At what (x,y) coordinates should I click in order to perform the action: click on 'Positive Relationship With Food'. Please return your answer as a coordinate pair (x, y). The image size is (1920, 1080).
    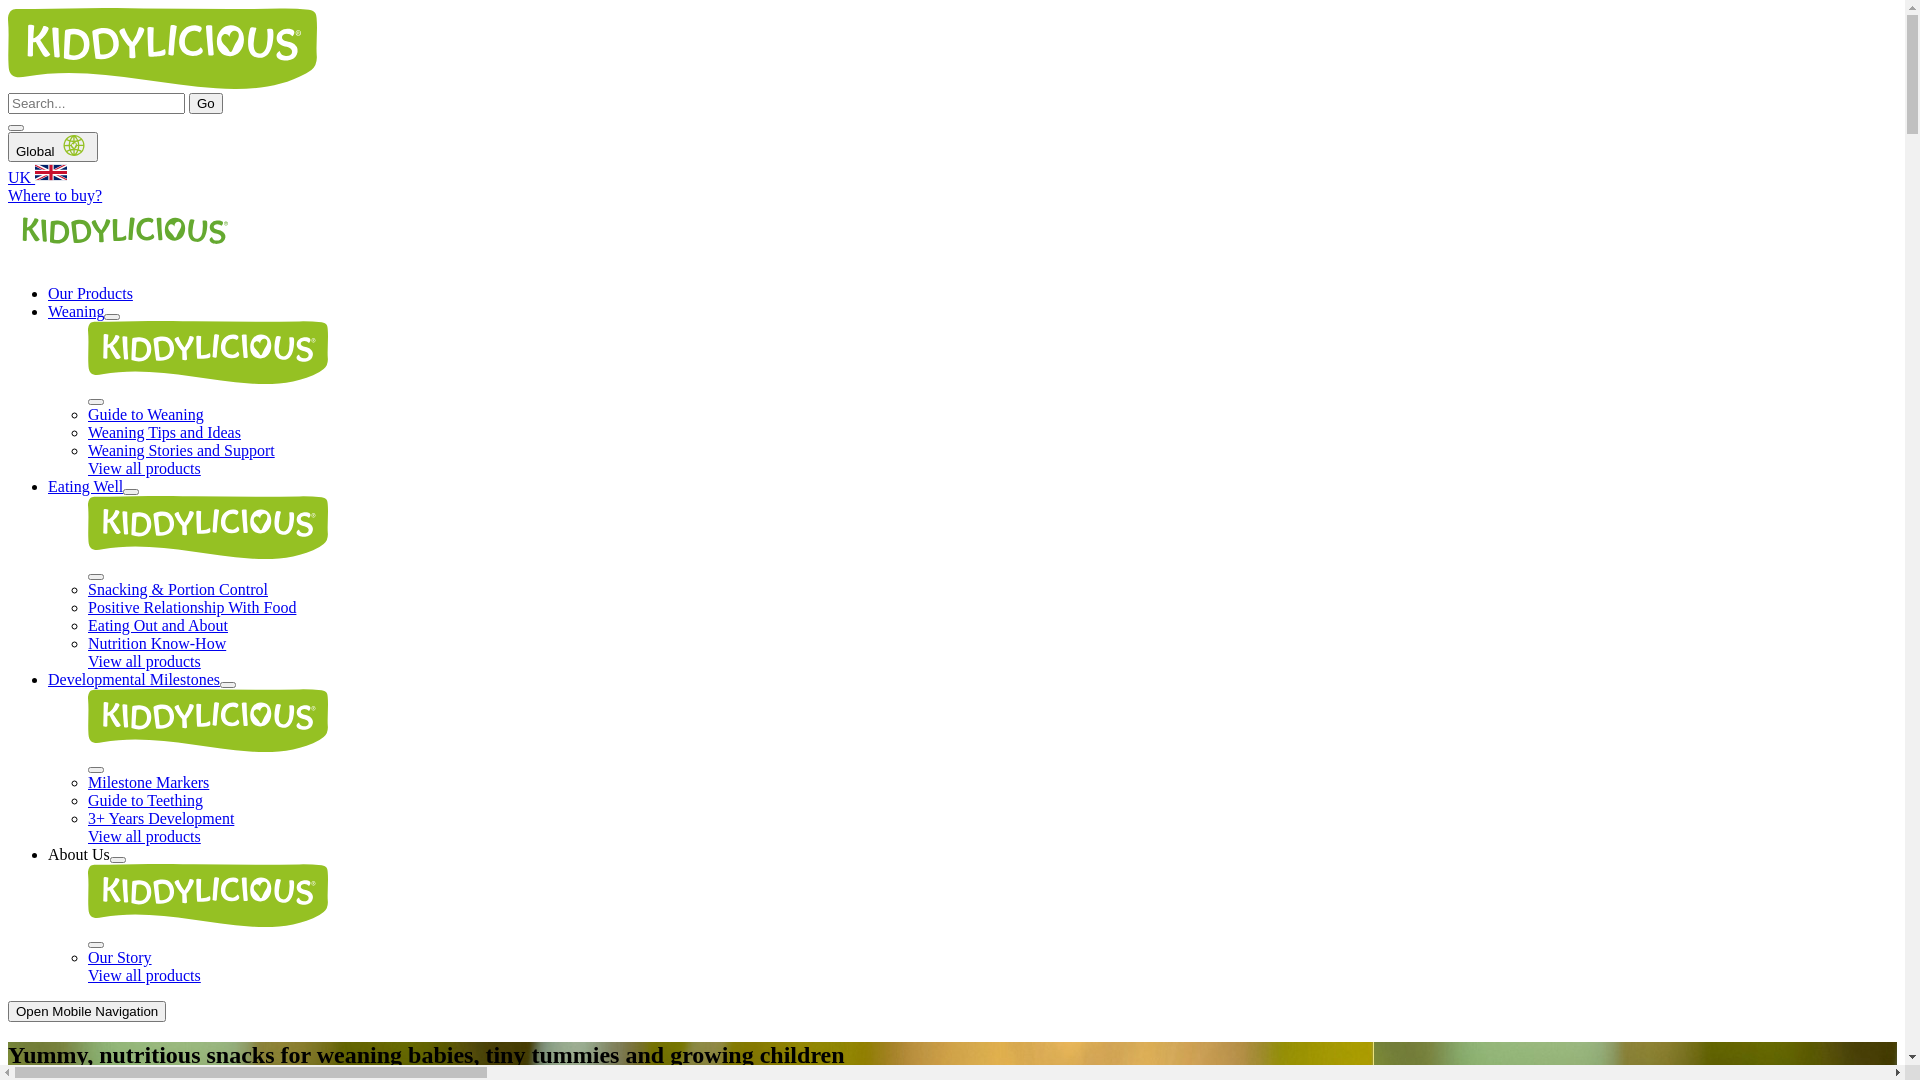
    Looking at the image, I should click on (86, 606).